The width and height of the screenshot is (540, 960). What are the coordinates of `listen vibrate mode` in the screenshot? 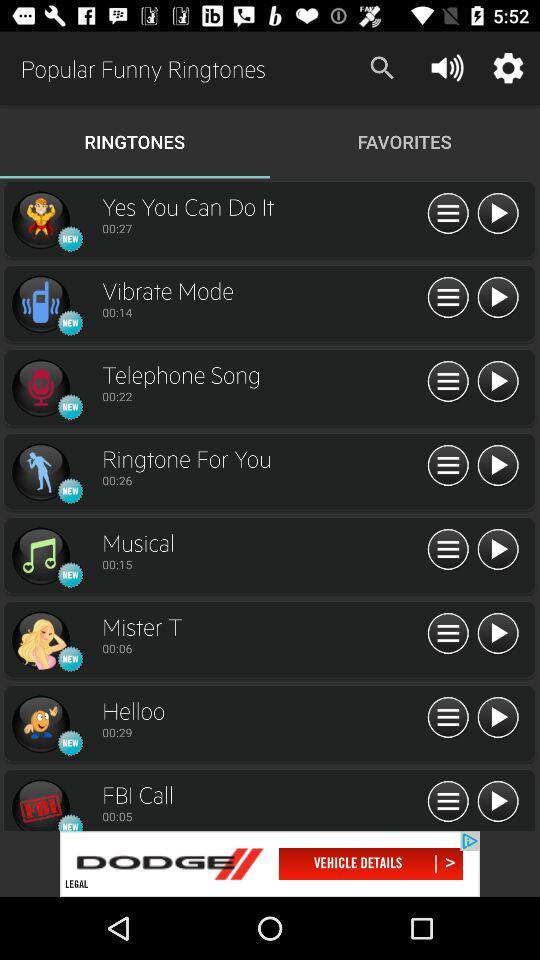 It's located at (496, 297).